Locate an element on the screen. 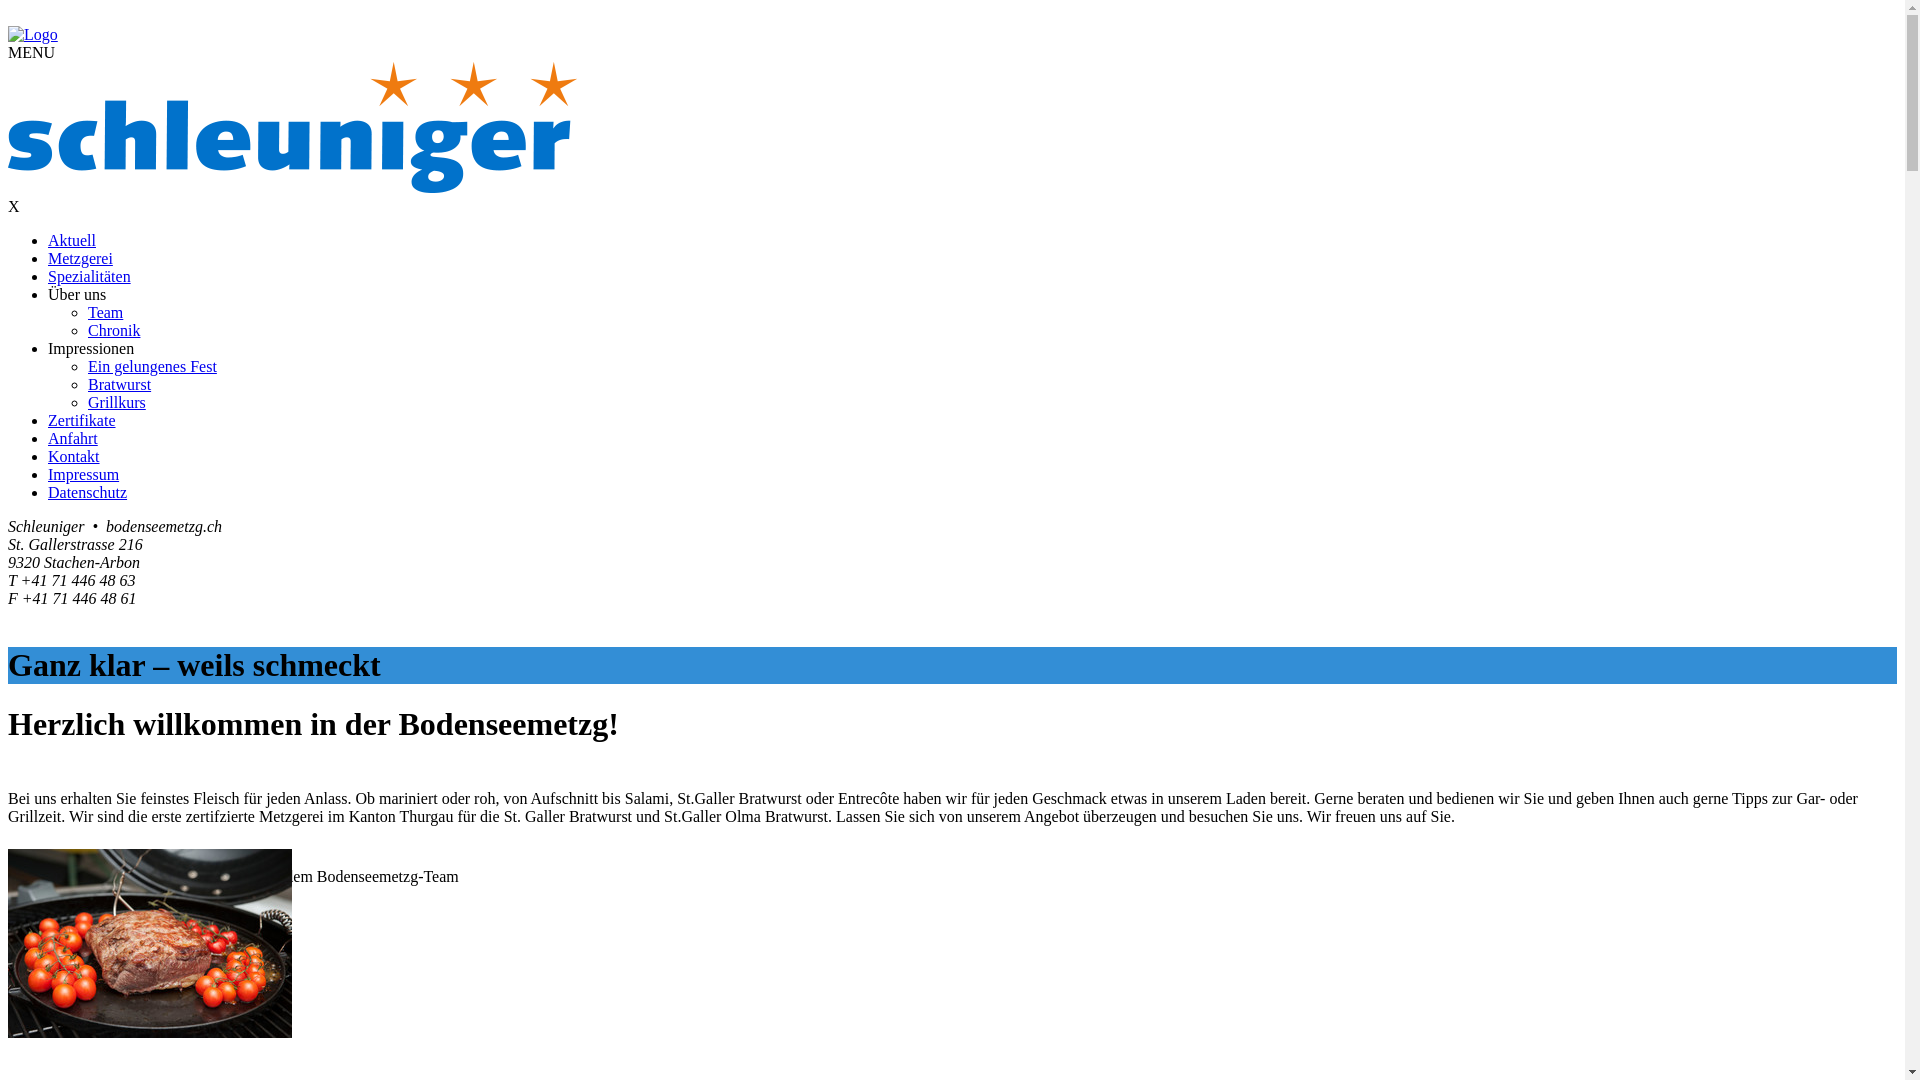 This screenshot has height=1080, width=1920. 'Bratwurst' is located at coordinates (86, 384).